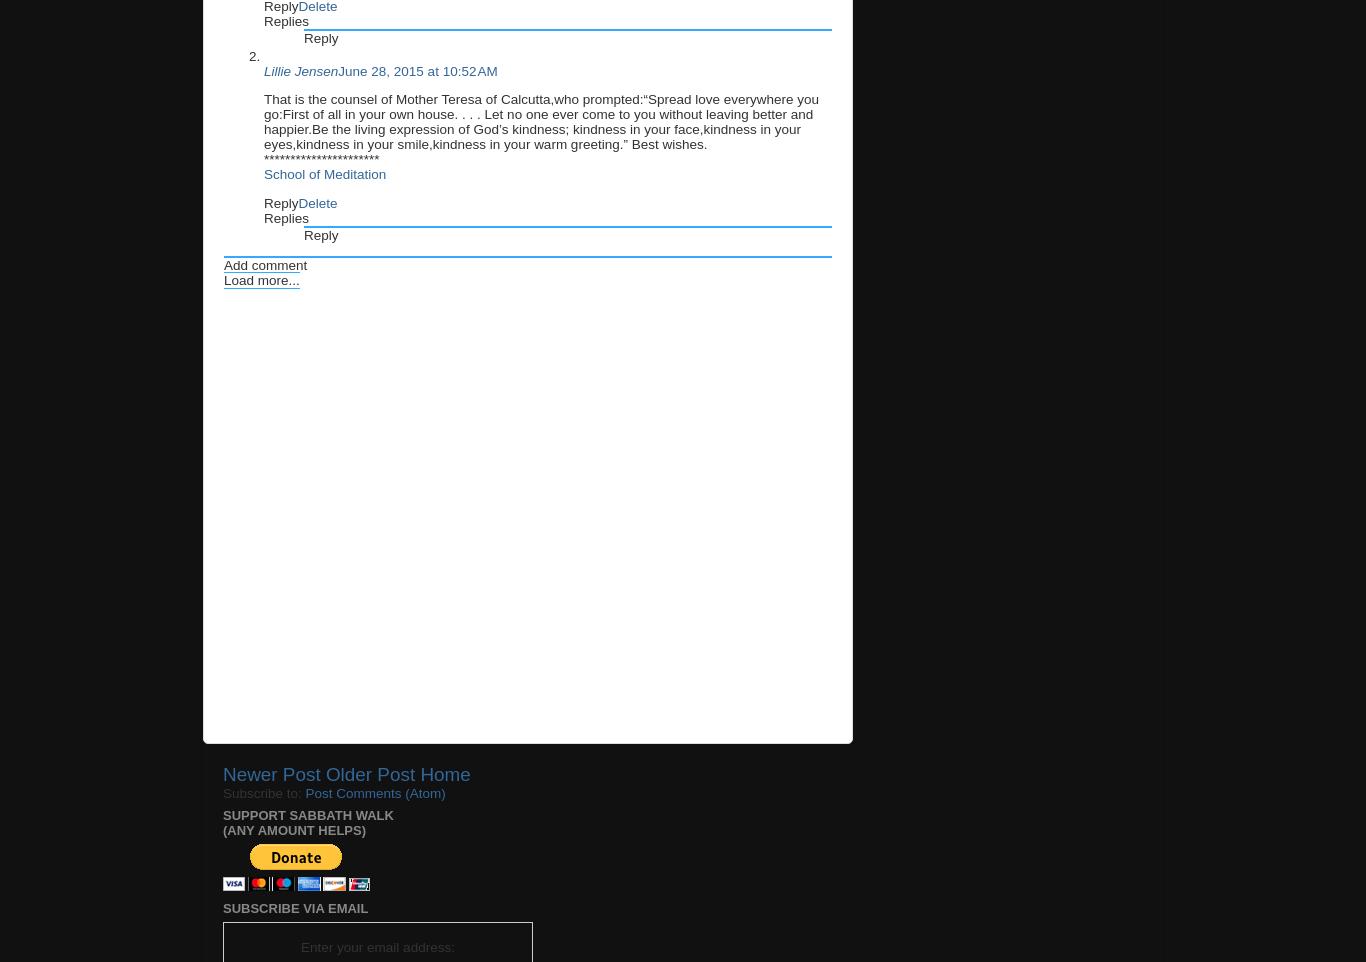 The image size is (1366, 962). I want to click on 'Newer Post', so click(271, 773).